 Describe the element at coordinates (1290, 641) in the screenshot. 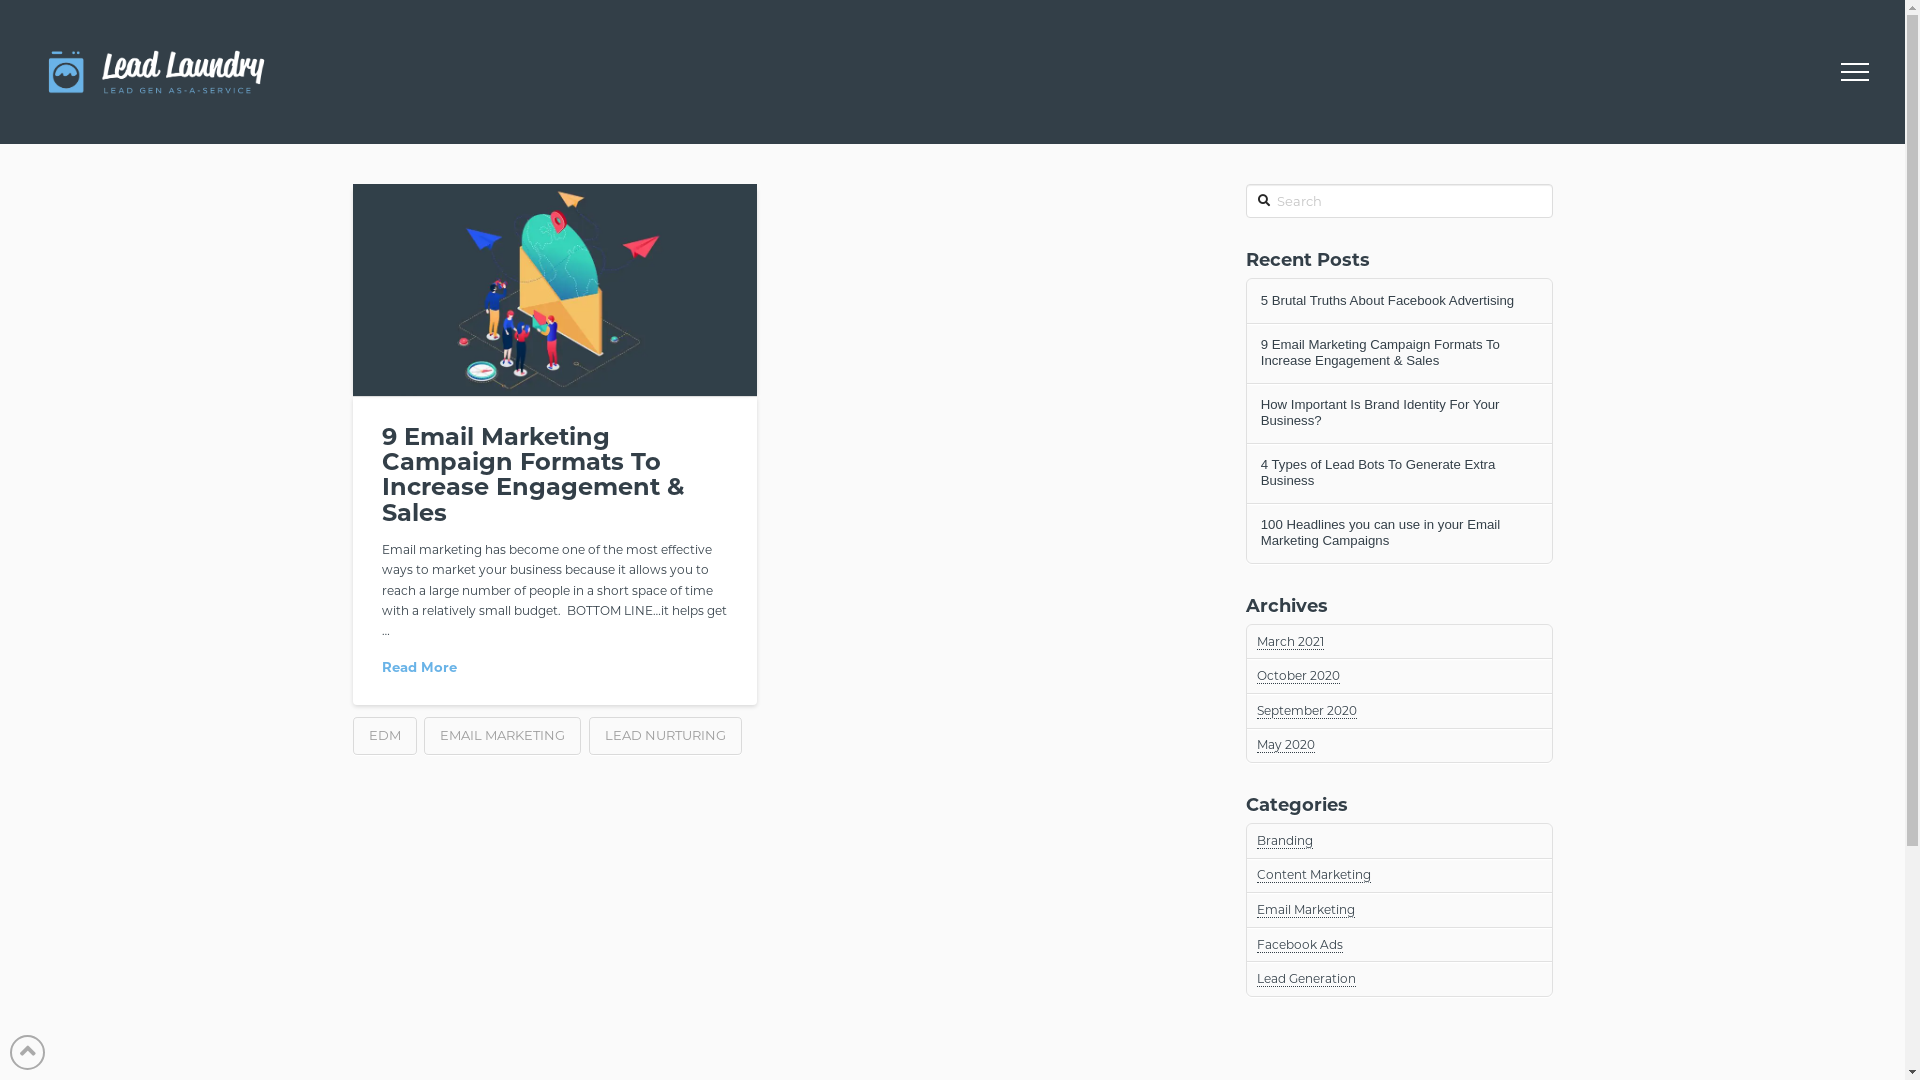

I see `'March 2021'` at that location.